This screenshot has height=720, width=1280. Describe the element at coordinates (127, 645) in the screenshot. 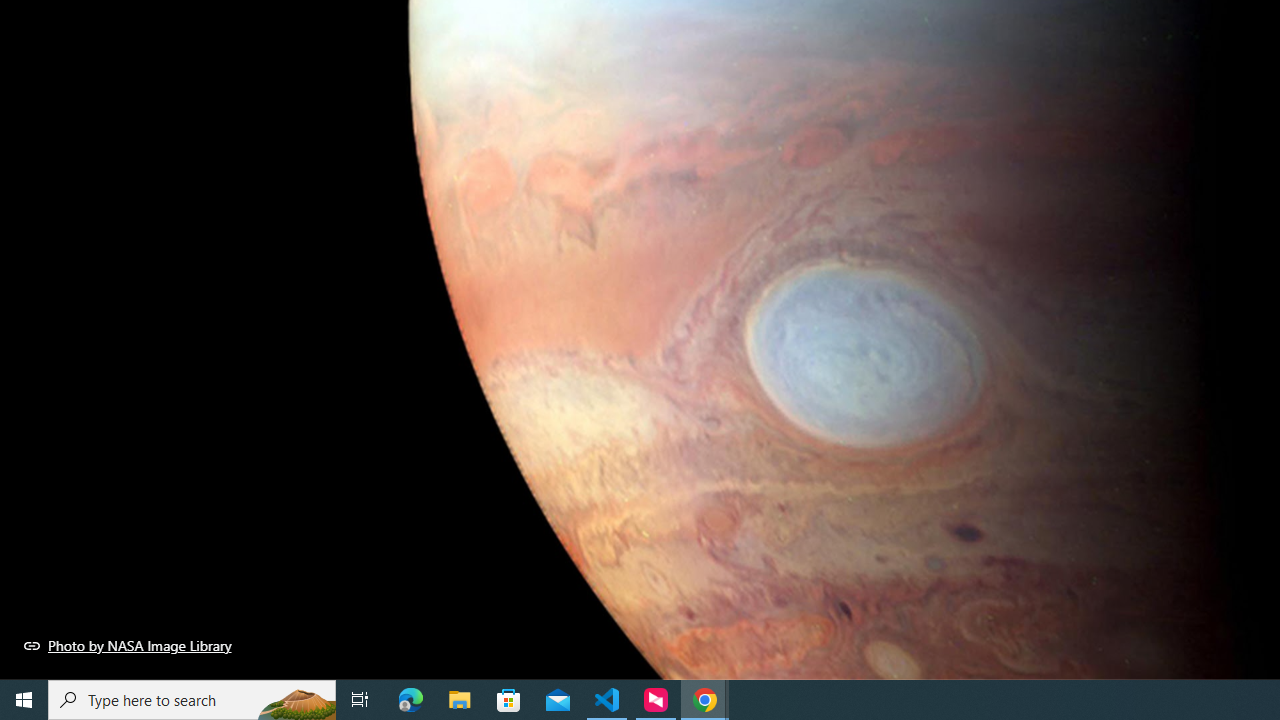

I see `'Photo by NASA Image Library'` at that location.